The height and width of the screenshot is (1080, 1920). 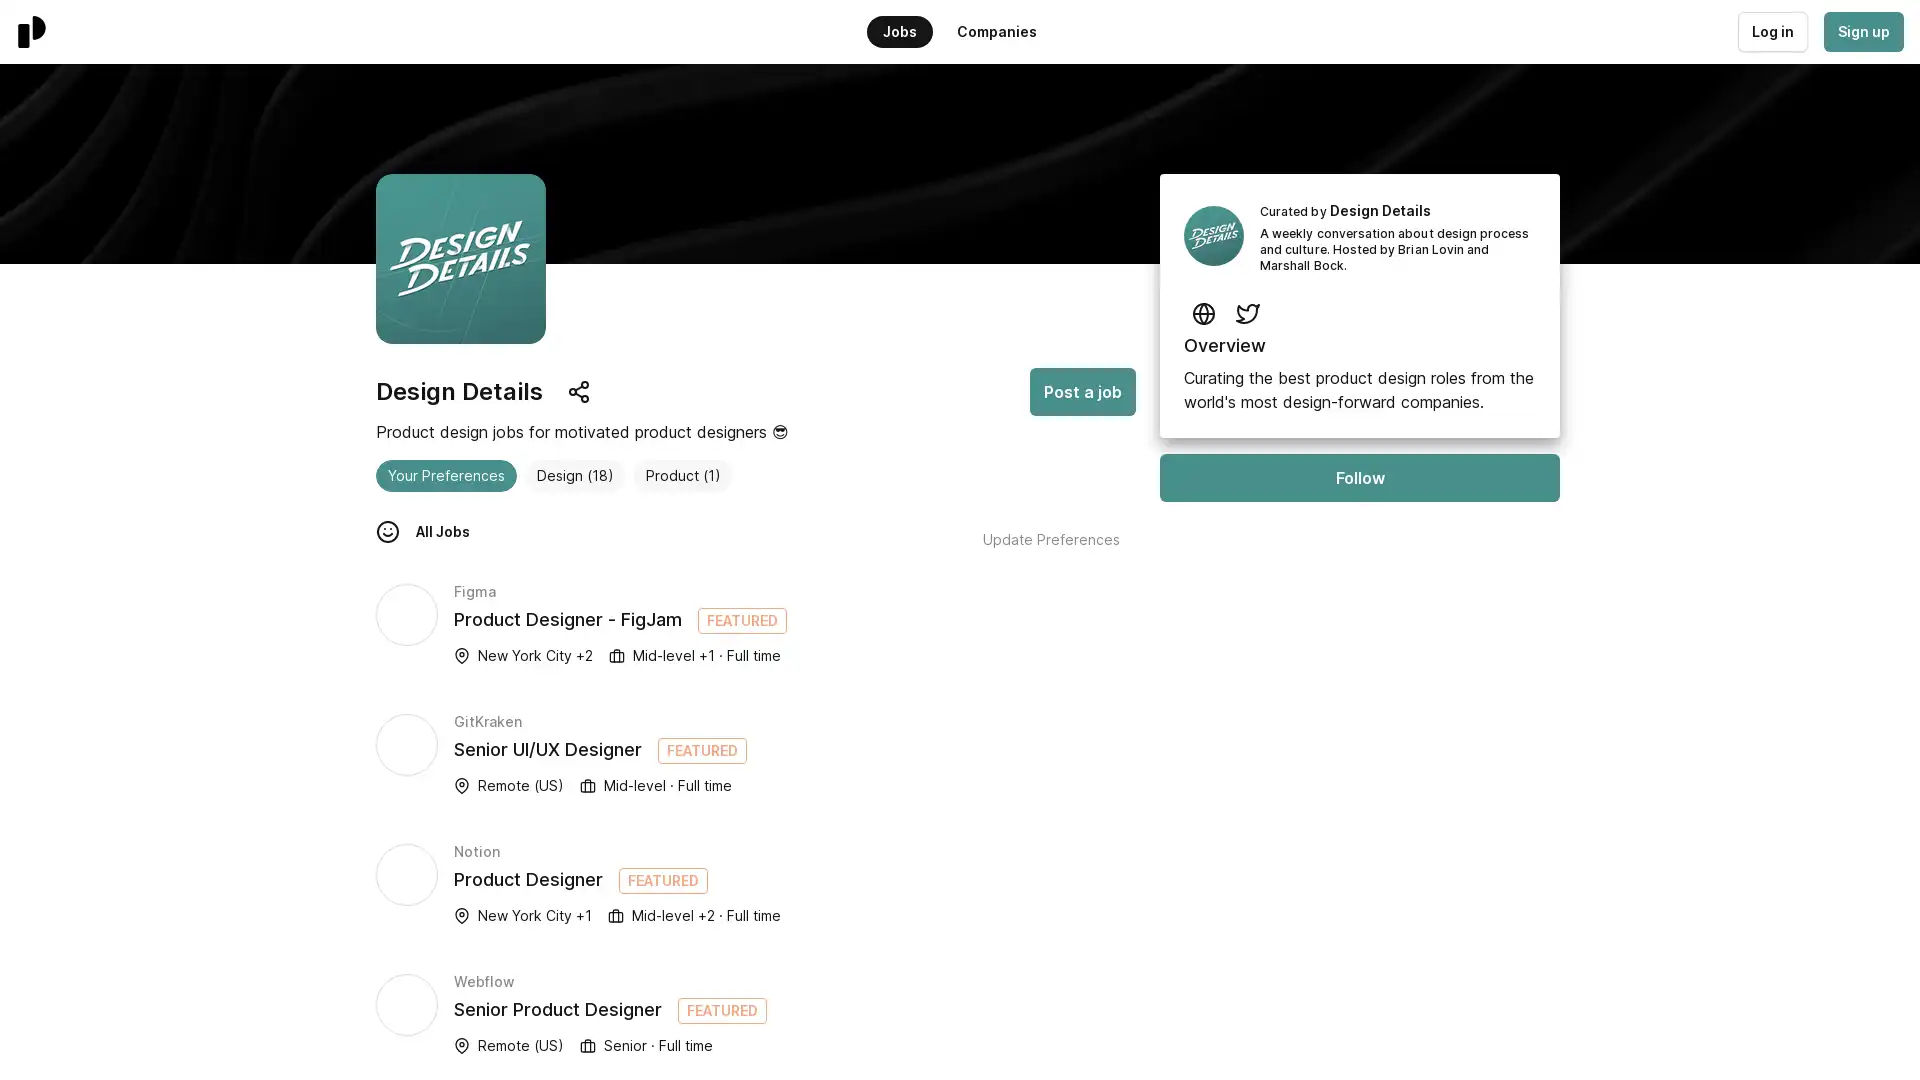 I want to click on Sign up, so click(x=1861, y=31).